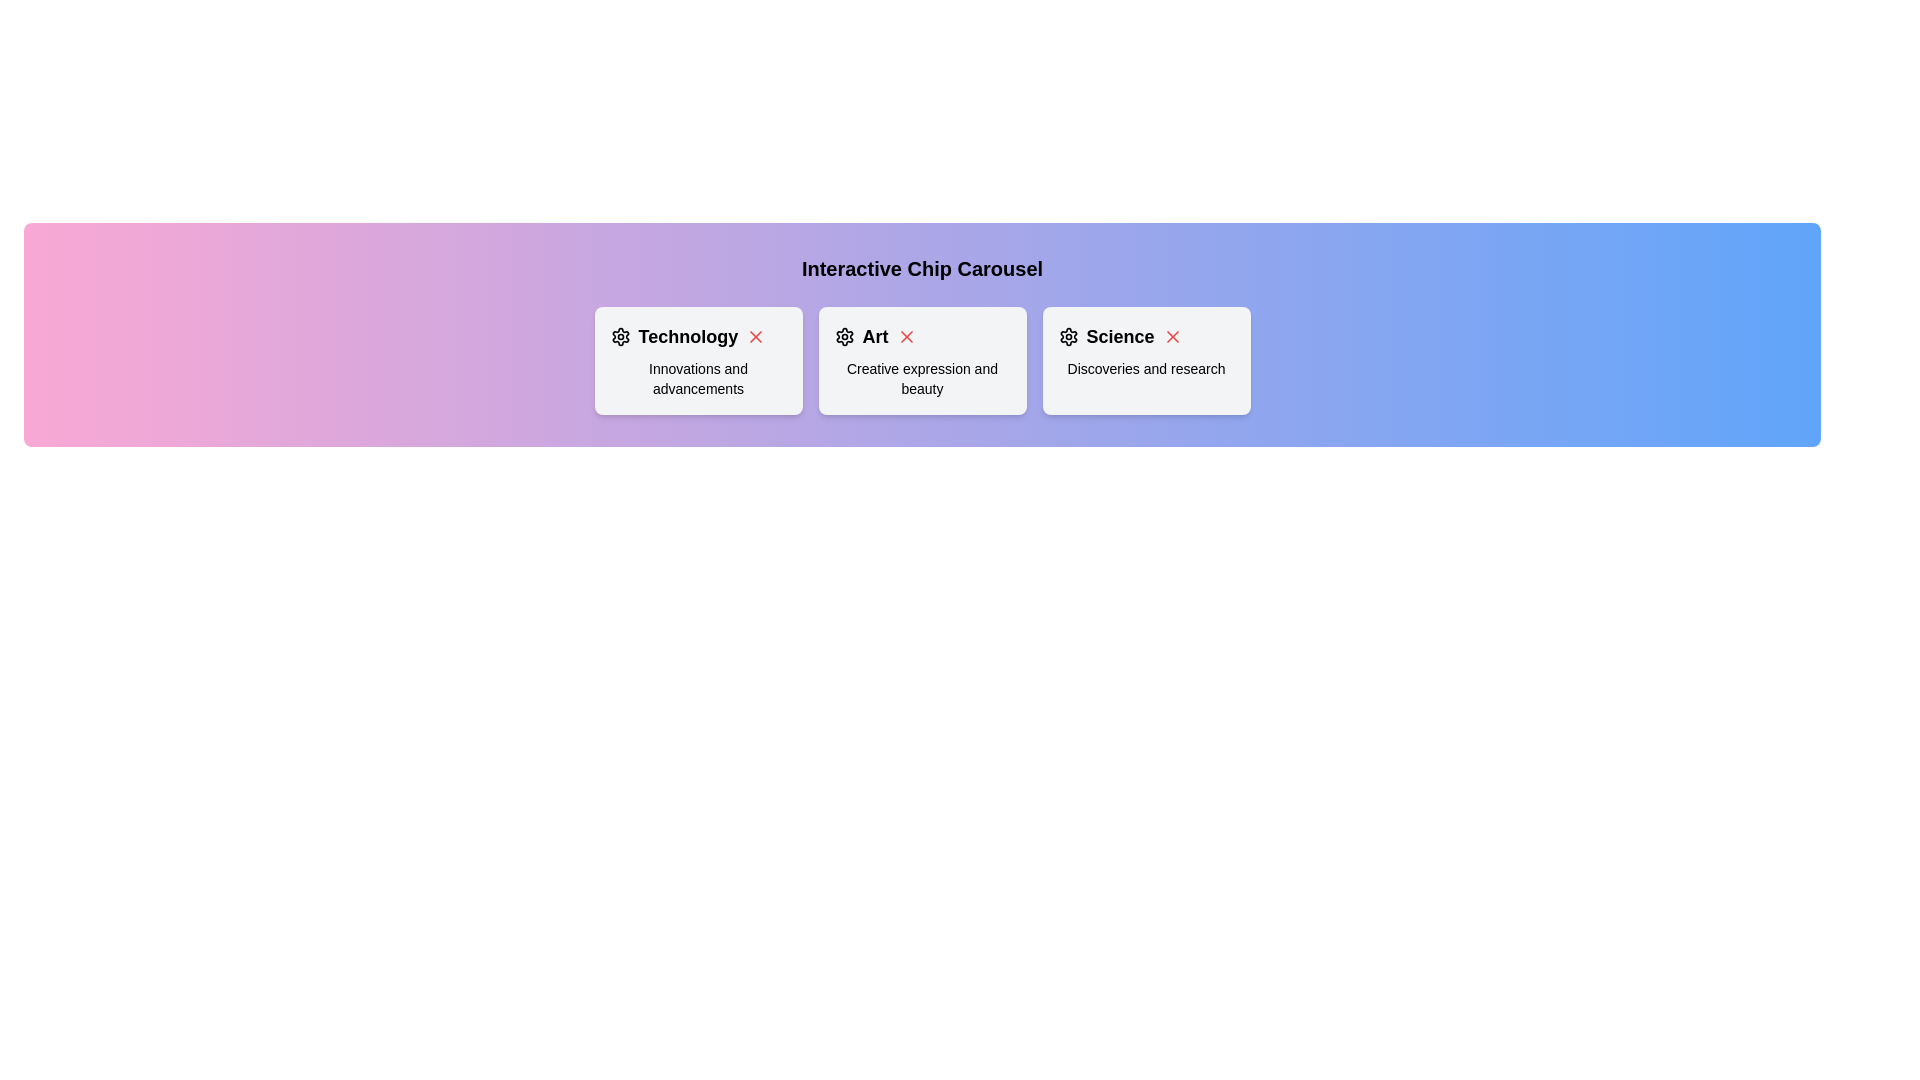 This screenshot has height=1080, width=1920. Describe the element at coordinates (698, 361) in the screenshot. I see `the chip labeled Technology to select it` at that location.